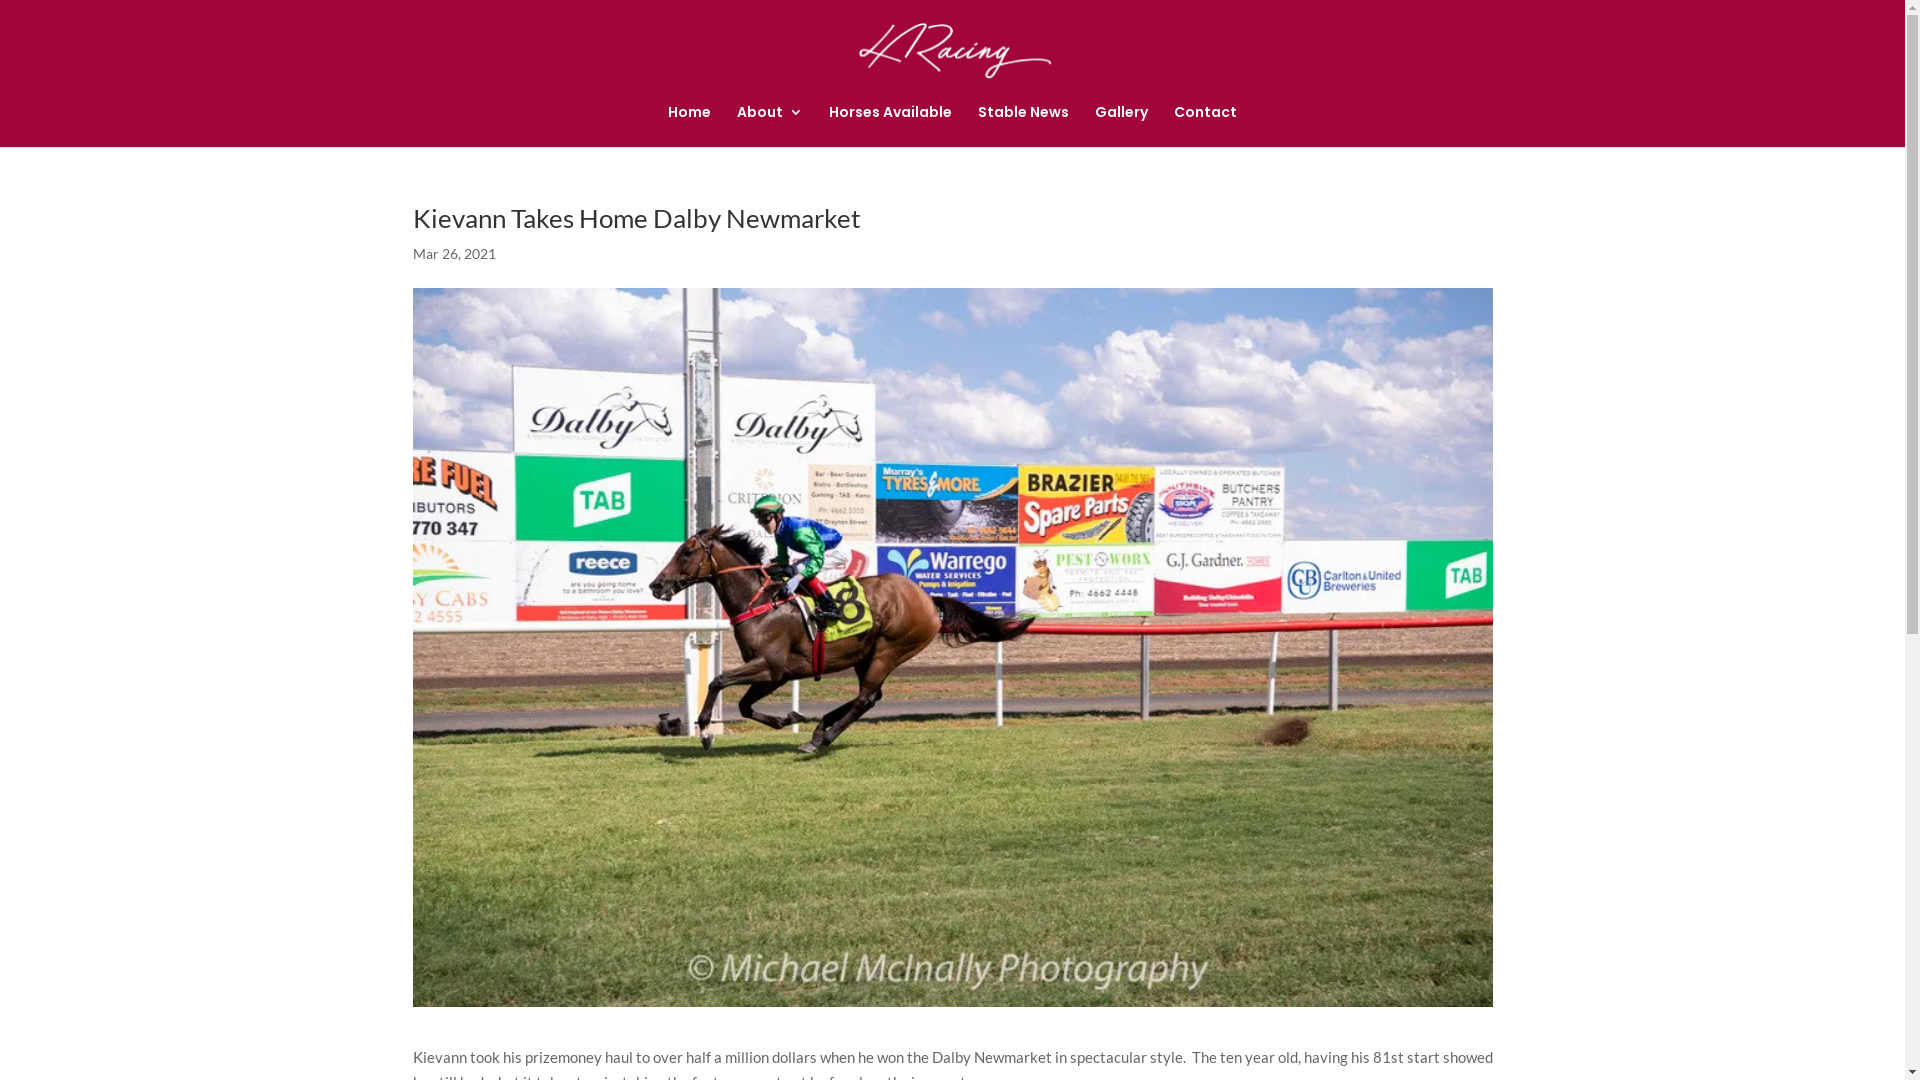 This screenshot has width=1920, height=1080. I want to click on 'Stable News', so click(1023, 126).